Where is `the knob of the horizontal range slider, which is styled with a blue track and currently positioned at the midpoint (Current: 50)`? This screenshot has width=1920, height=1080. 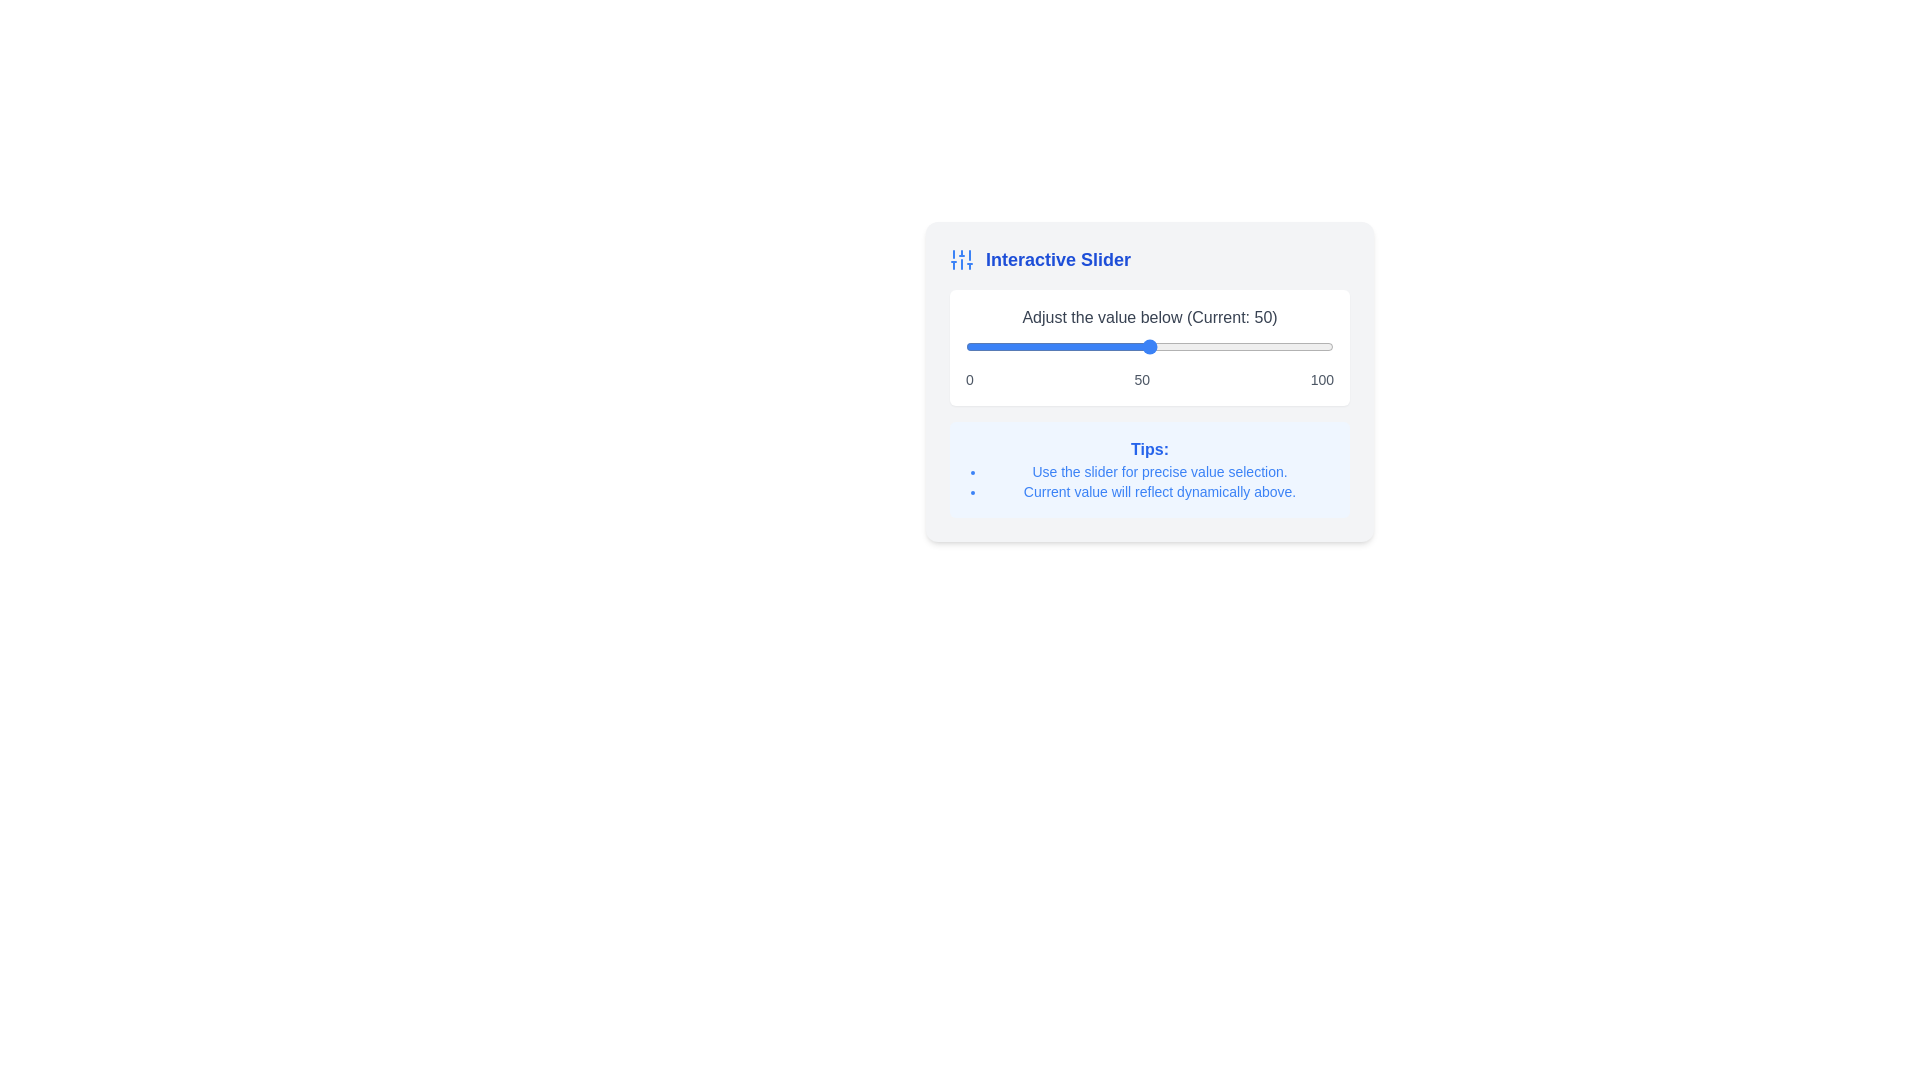
the knob of the horizontal range slider, which is styled with a blue track and currently positioned at the midpoint (Current: 50) is located at coordinates (1150, 346).